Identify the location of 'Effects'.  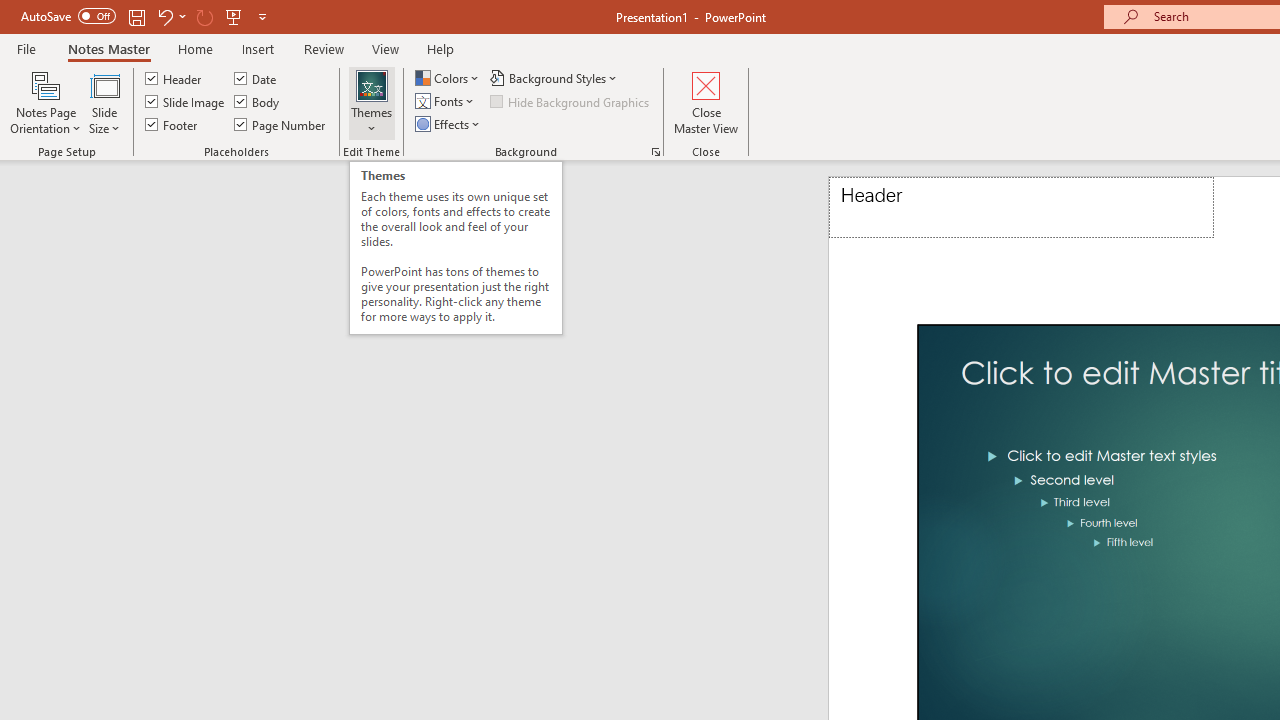
(448, 124).